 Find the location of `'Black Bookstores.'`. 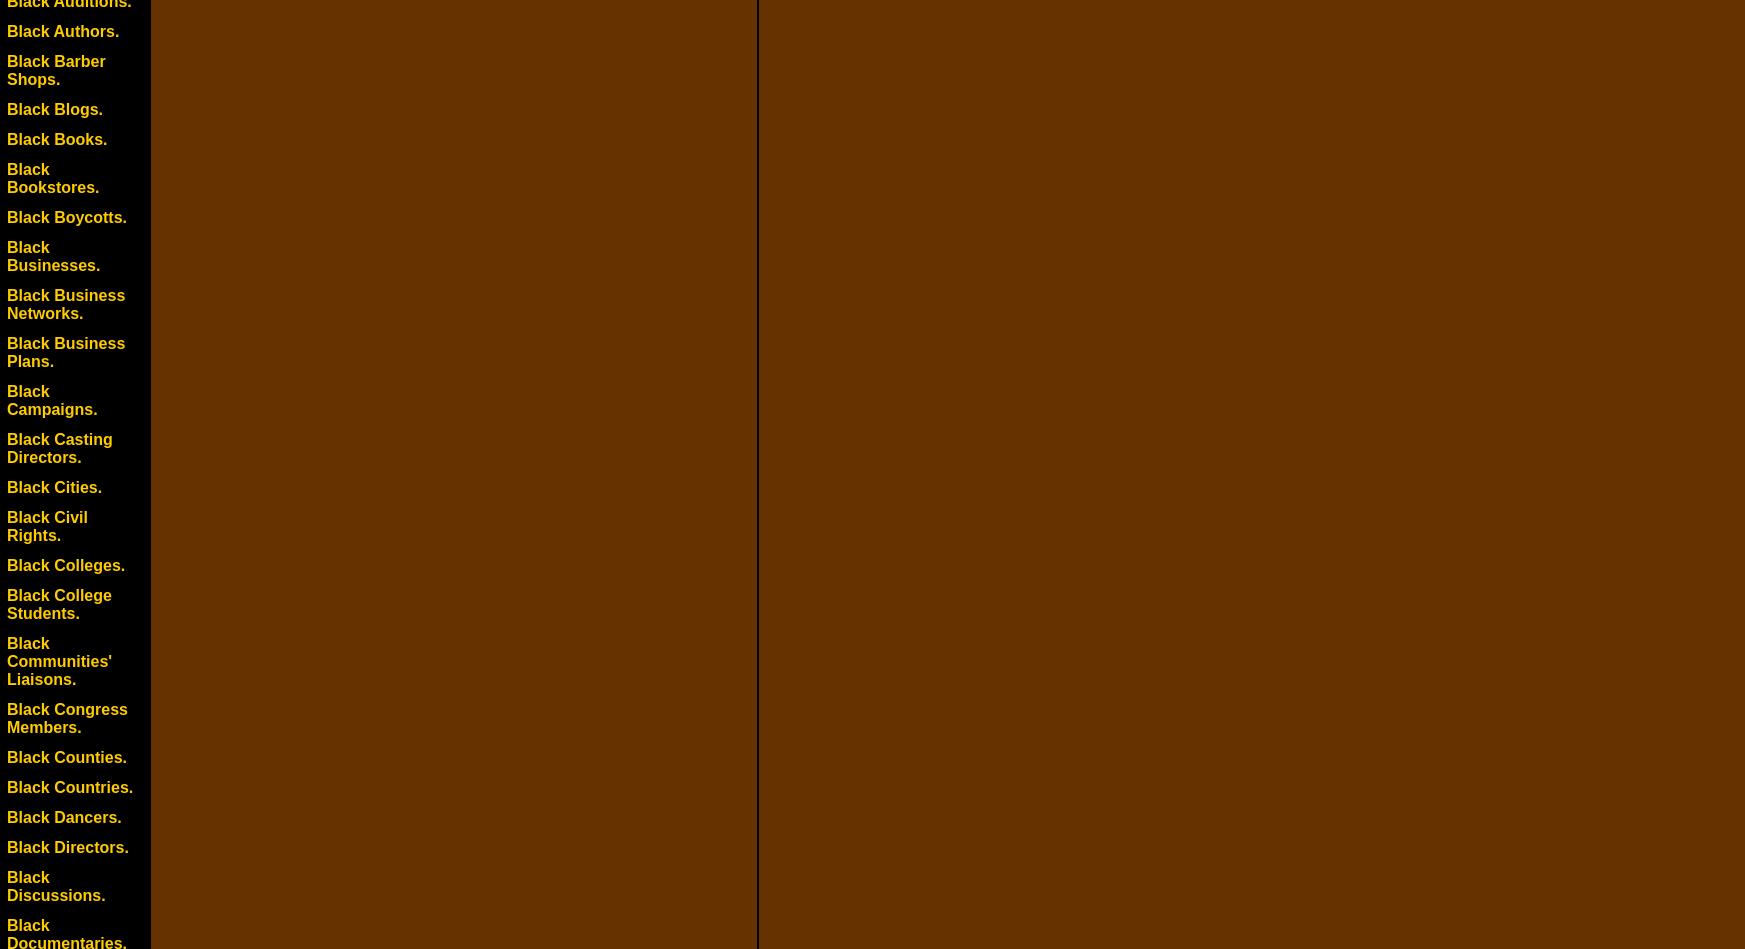

'Black Bookstores.' is located at coordinates (52, 177).